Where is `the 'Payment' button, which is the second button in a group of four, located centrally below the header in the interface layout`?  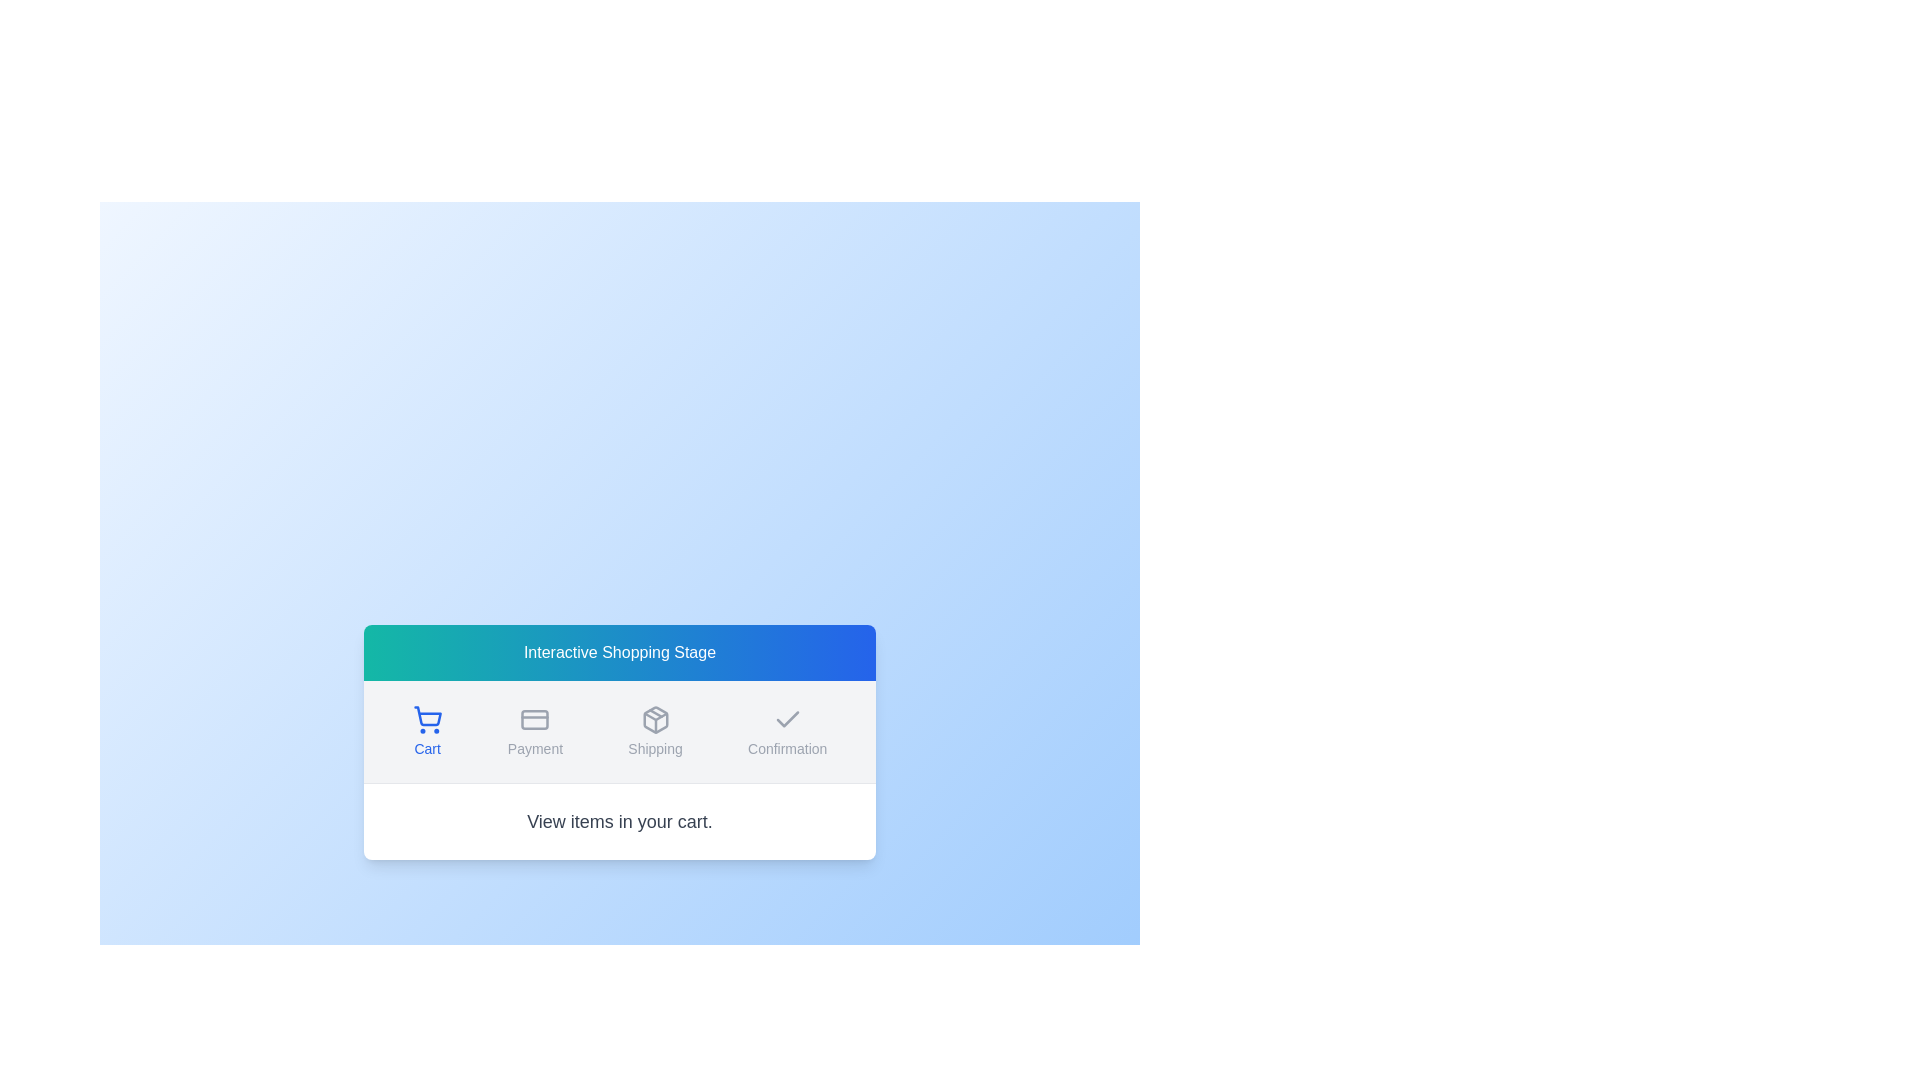
the 'Payment' button, which is the second button in a group of four, located centrally below the header in the interface layout is located at coordinates (534, 731).